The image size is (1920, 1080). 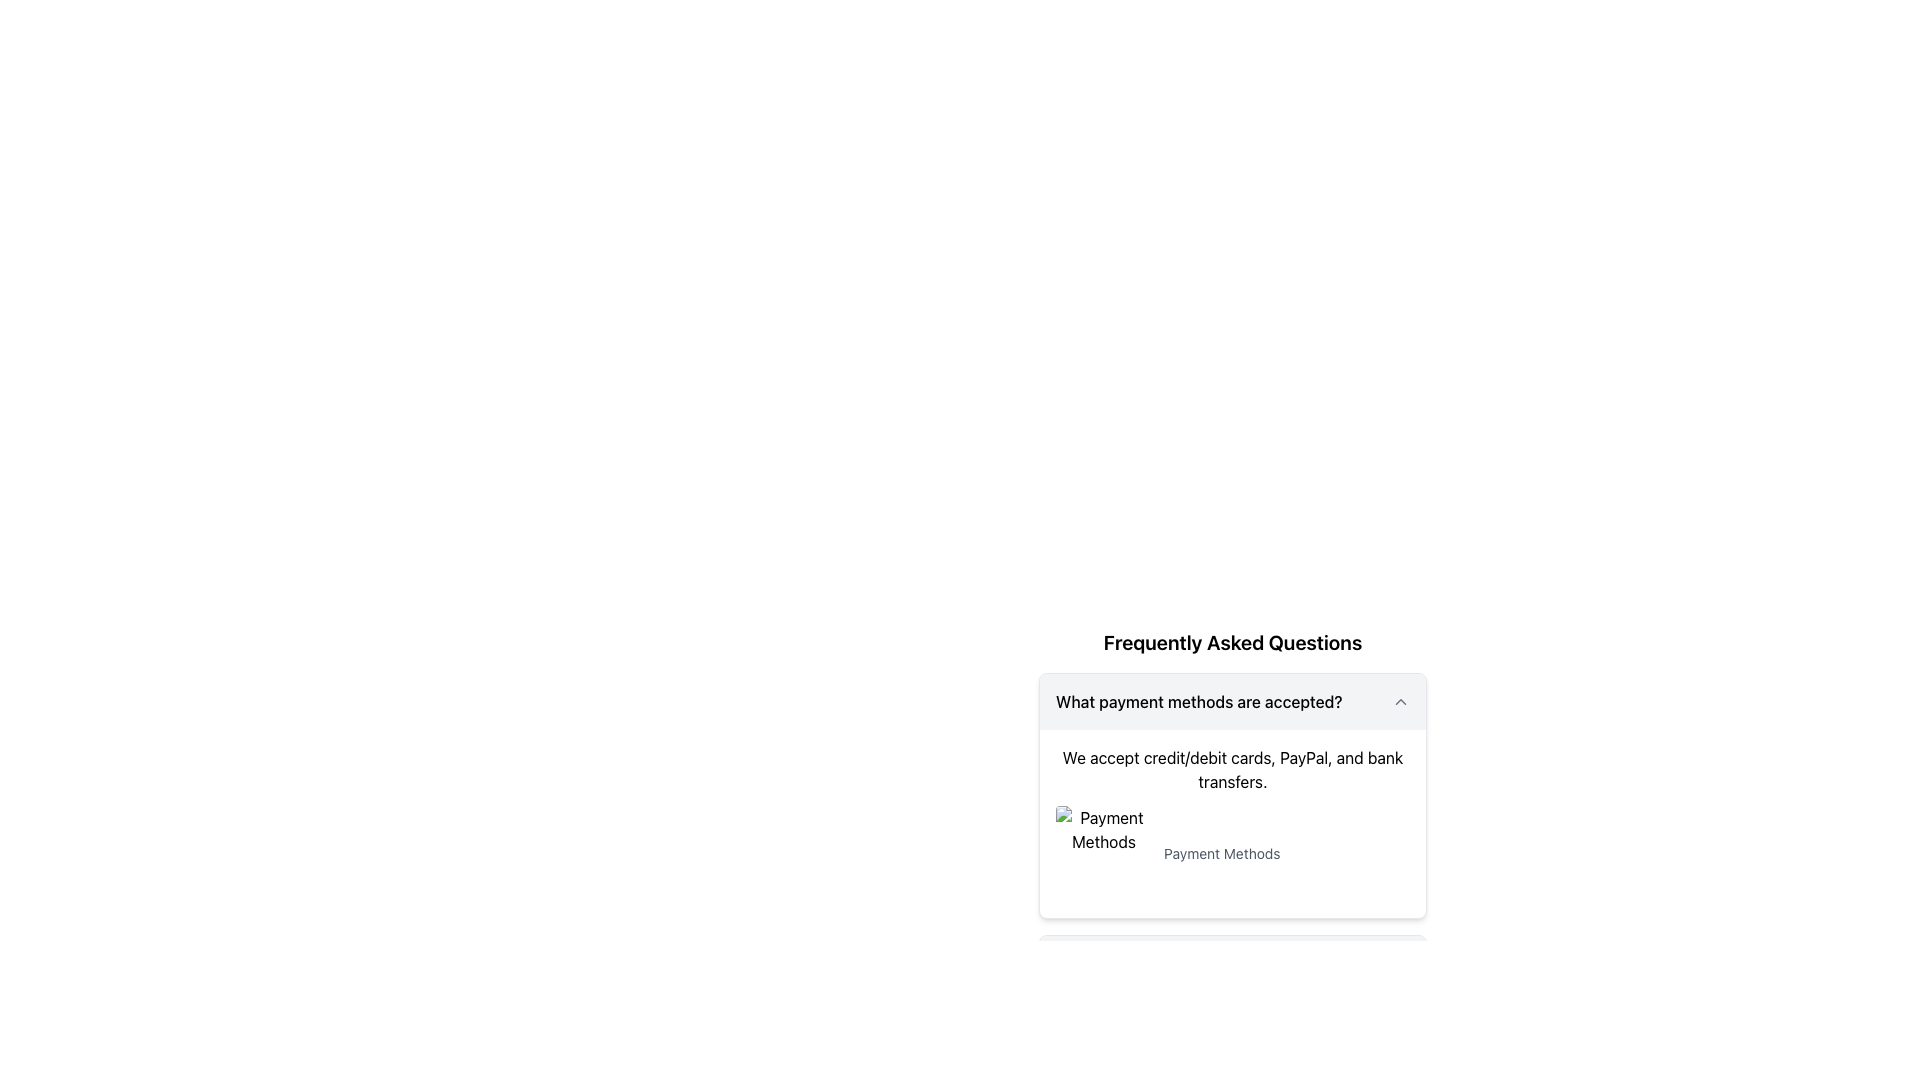 I want to click on the informational text about available payment methods, which is located below the section header 'What payment methods are accepted?' and above the graphical and textual information regarding payment methods, so click(x=1232, y=769).